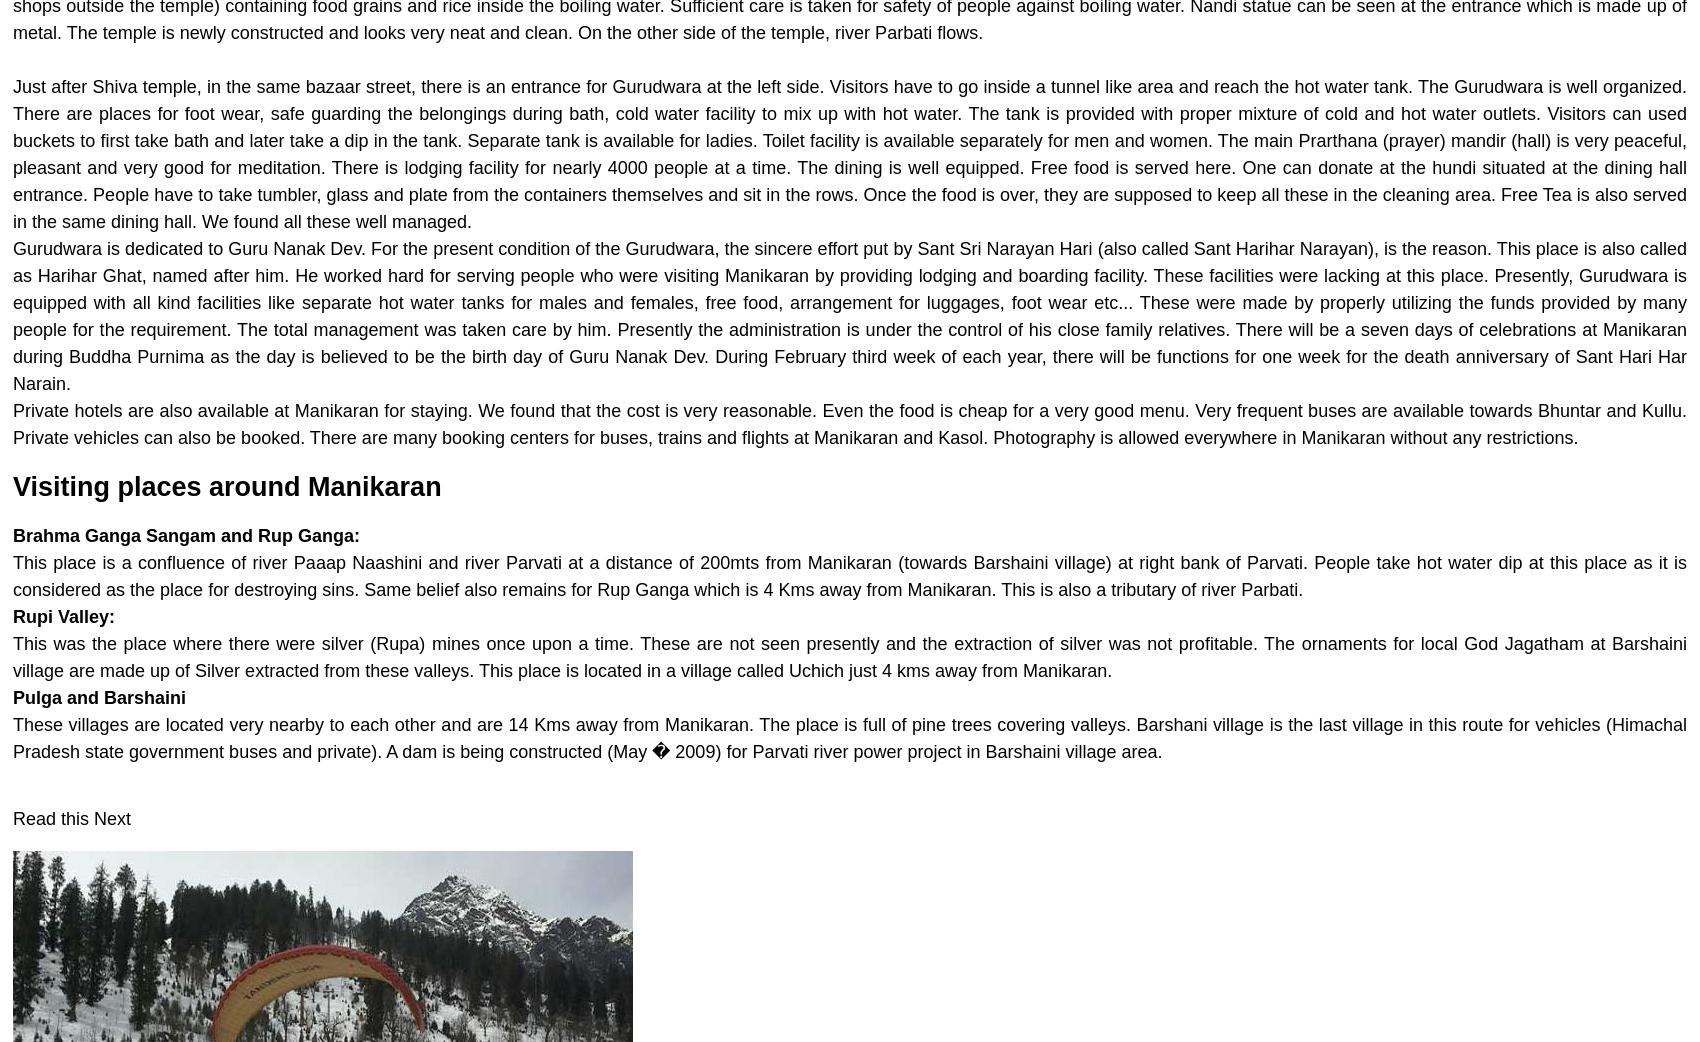  Describe the element at coordinates (12, 737) in the screenshot. I see `'These villages are located very nearby to each other and are 14 Kms away from Manikaran. The place is full of pine trees covering valleys. Barshani village is the last village in this route for vehicles (Himachal Pradesh state government buses and private). A dam is being constructed (May � 2009) for Parvati river power project in Barshaini village area.'` at that location.